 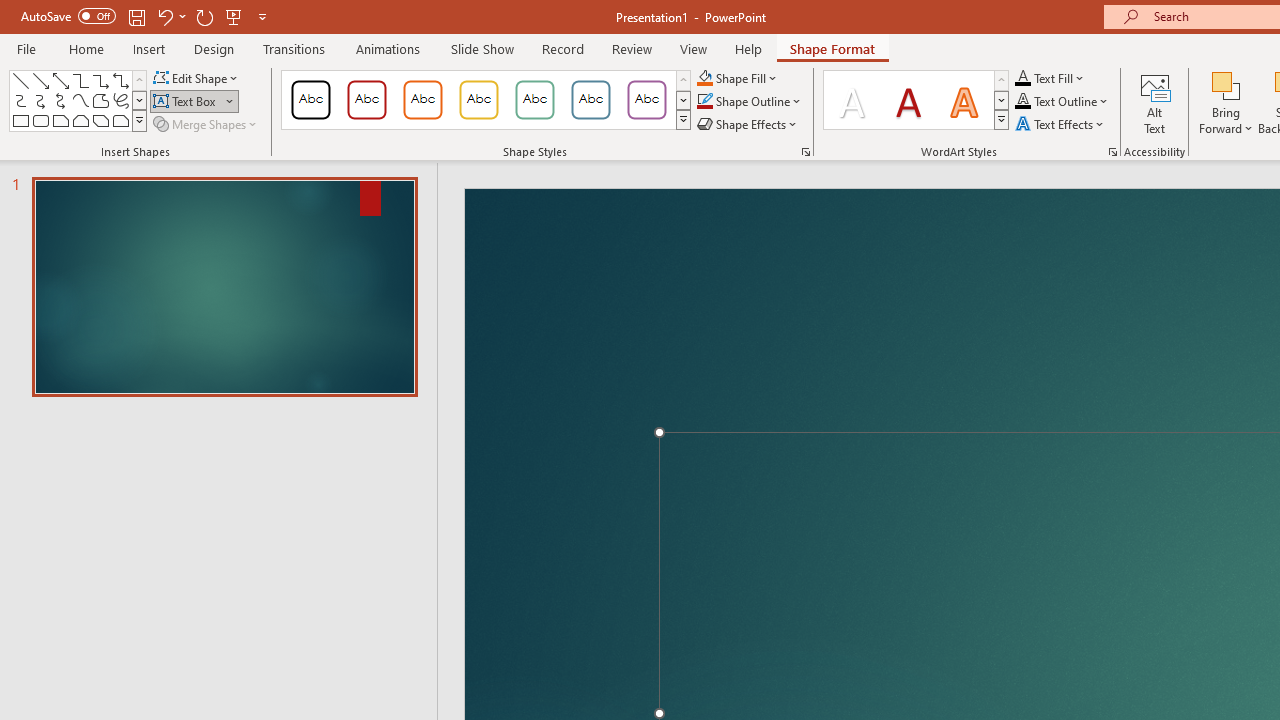 I want to click on 'Text Outline', so click(x=1062, y=101).